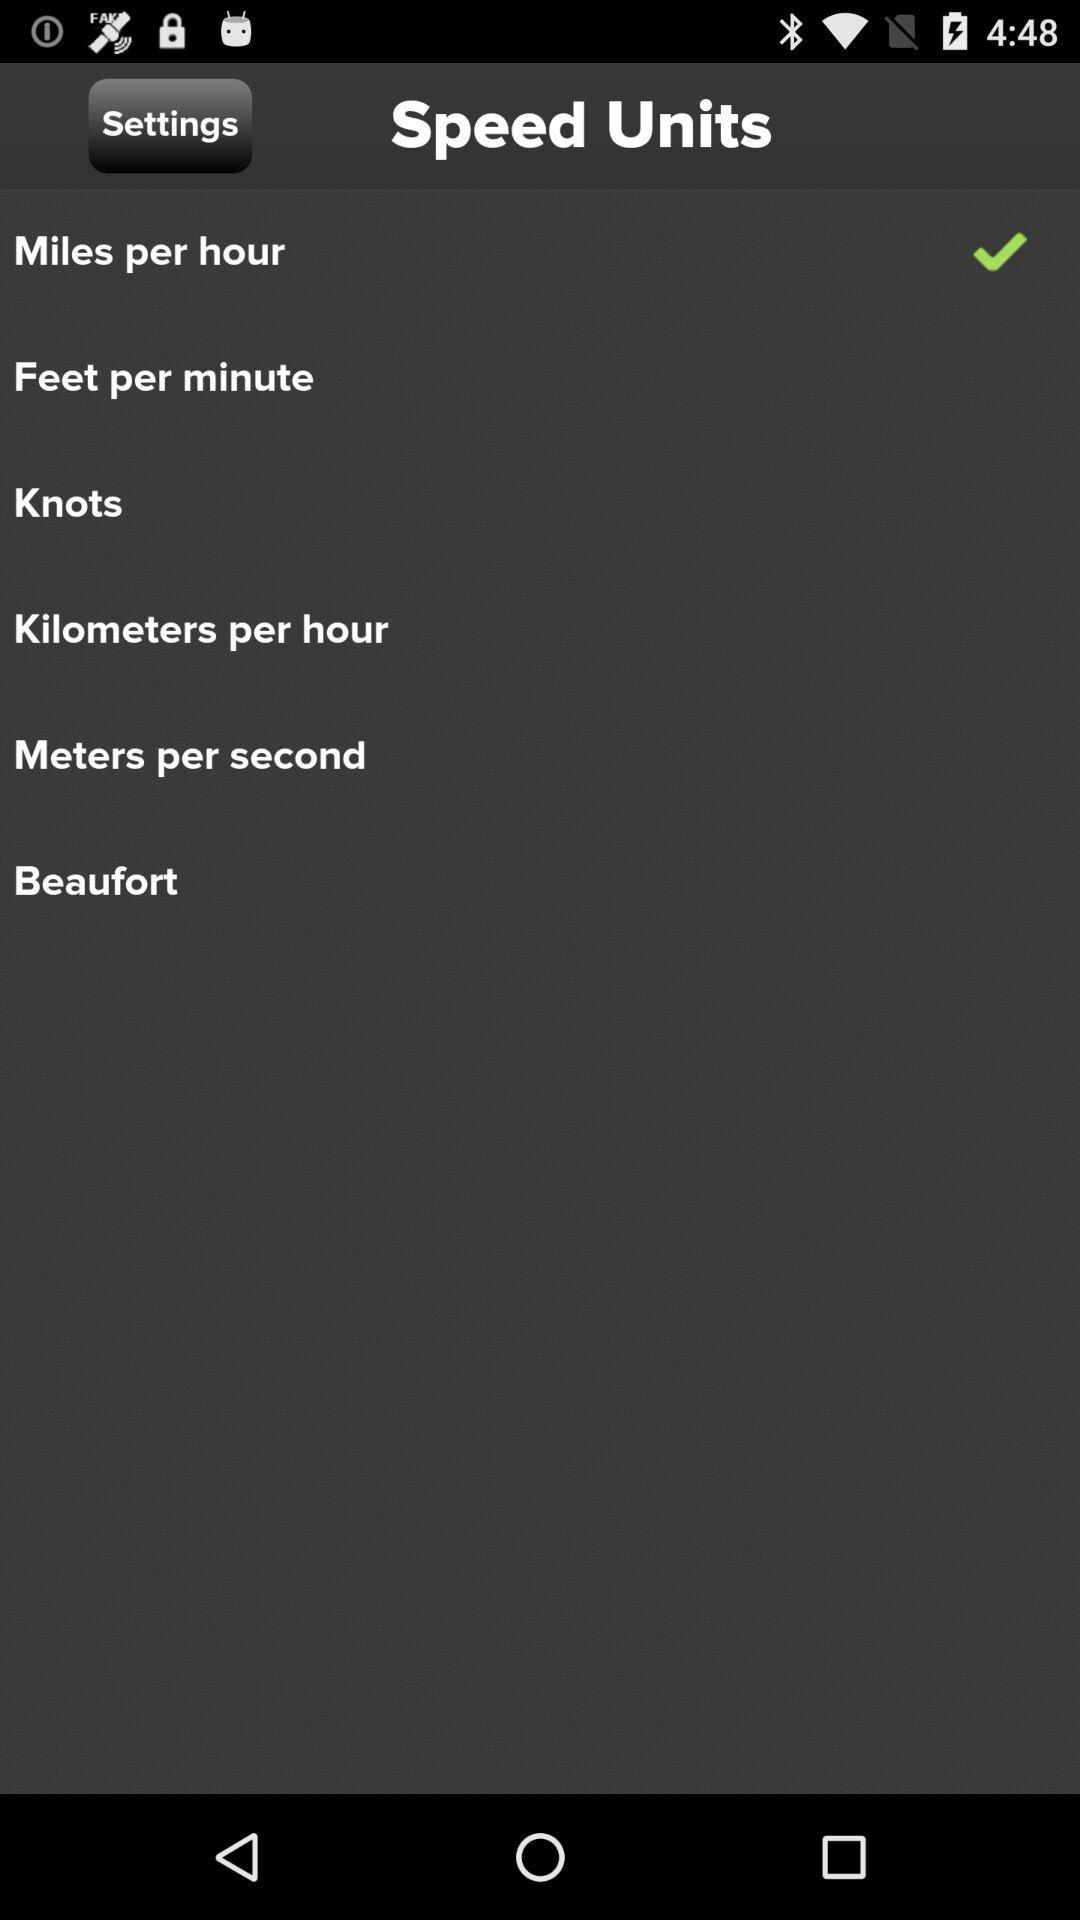  Describe the element at coordinates (169, 124) in the screenshot. I see `icon to the left of speed units icon` at that location.